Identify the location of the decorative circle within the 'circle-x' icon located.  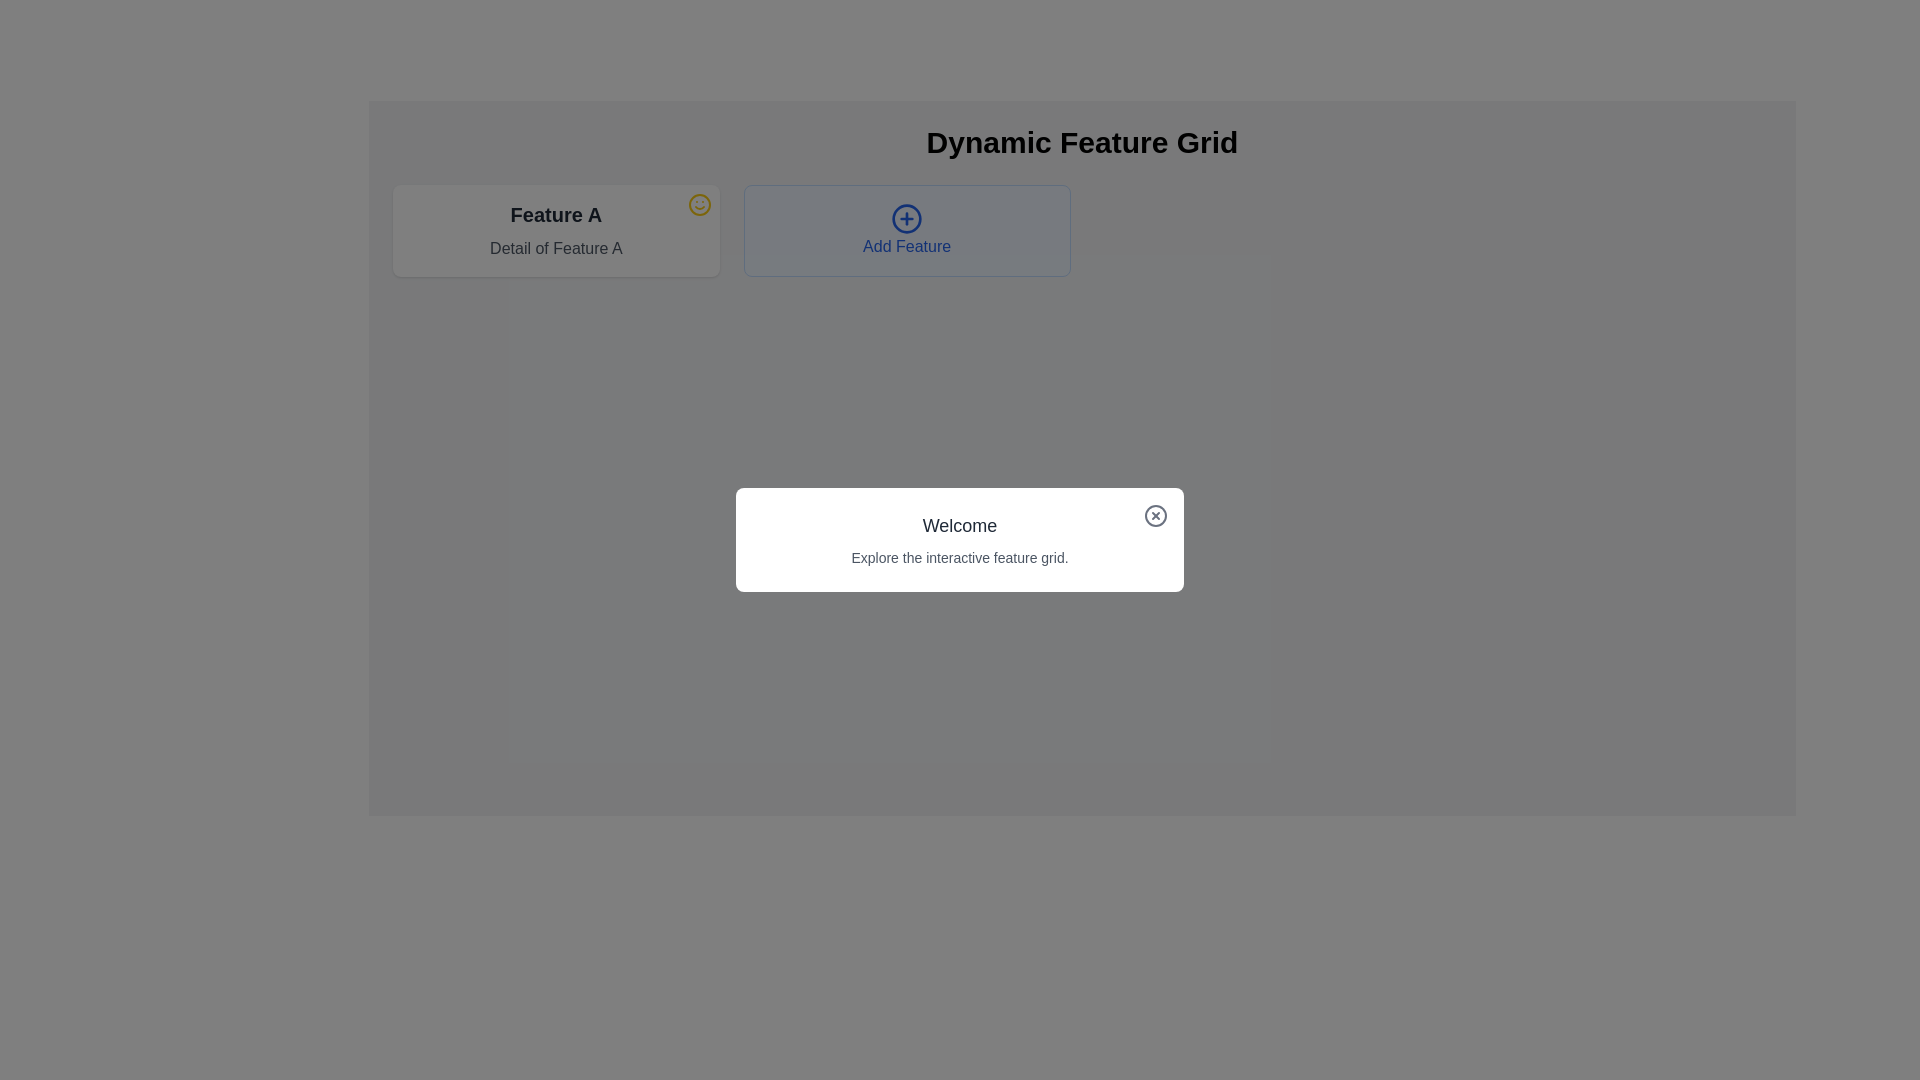
(1156, 515).